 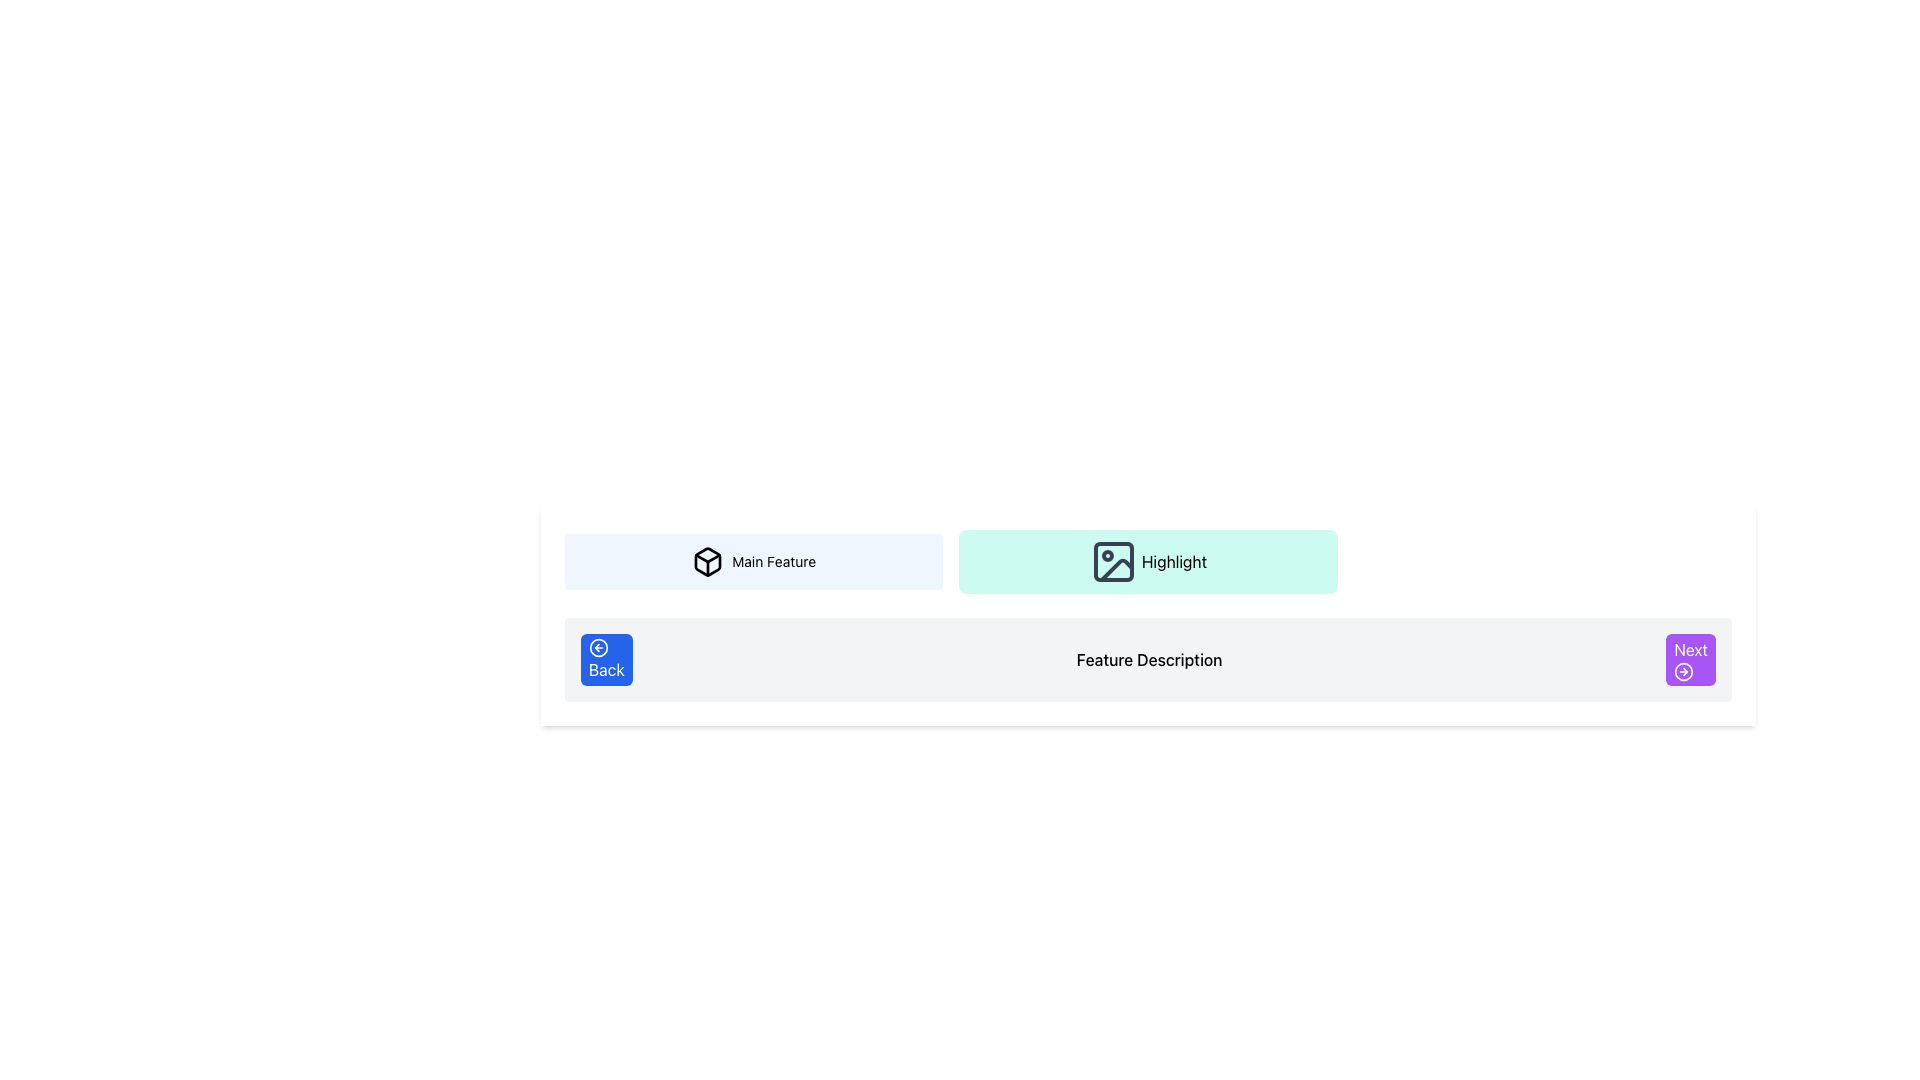 What do you see at coordinates (598, 648) in the screenshot?
I see `the button labeled 'Back' that contains a circular SVG icon with a leftward arrow, which is centrally positioned within the button` at bounding box center [598, 648].